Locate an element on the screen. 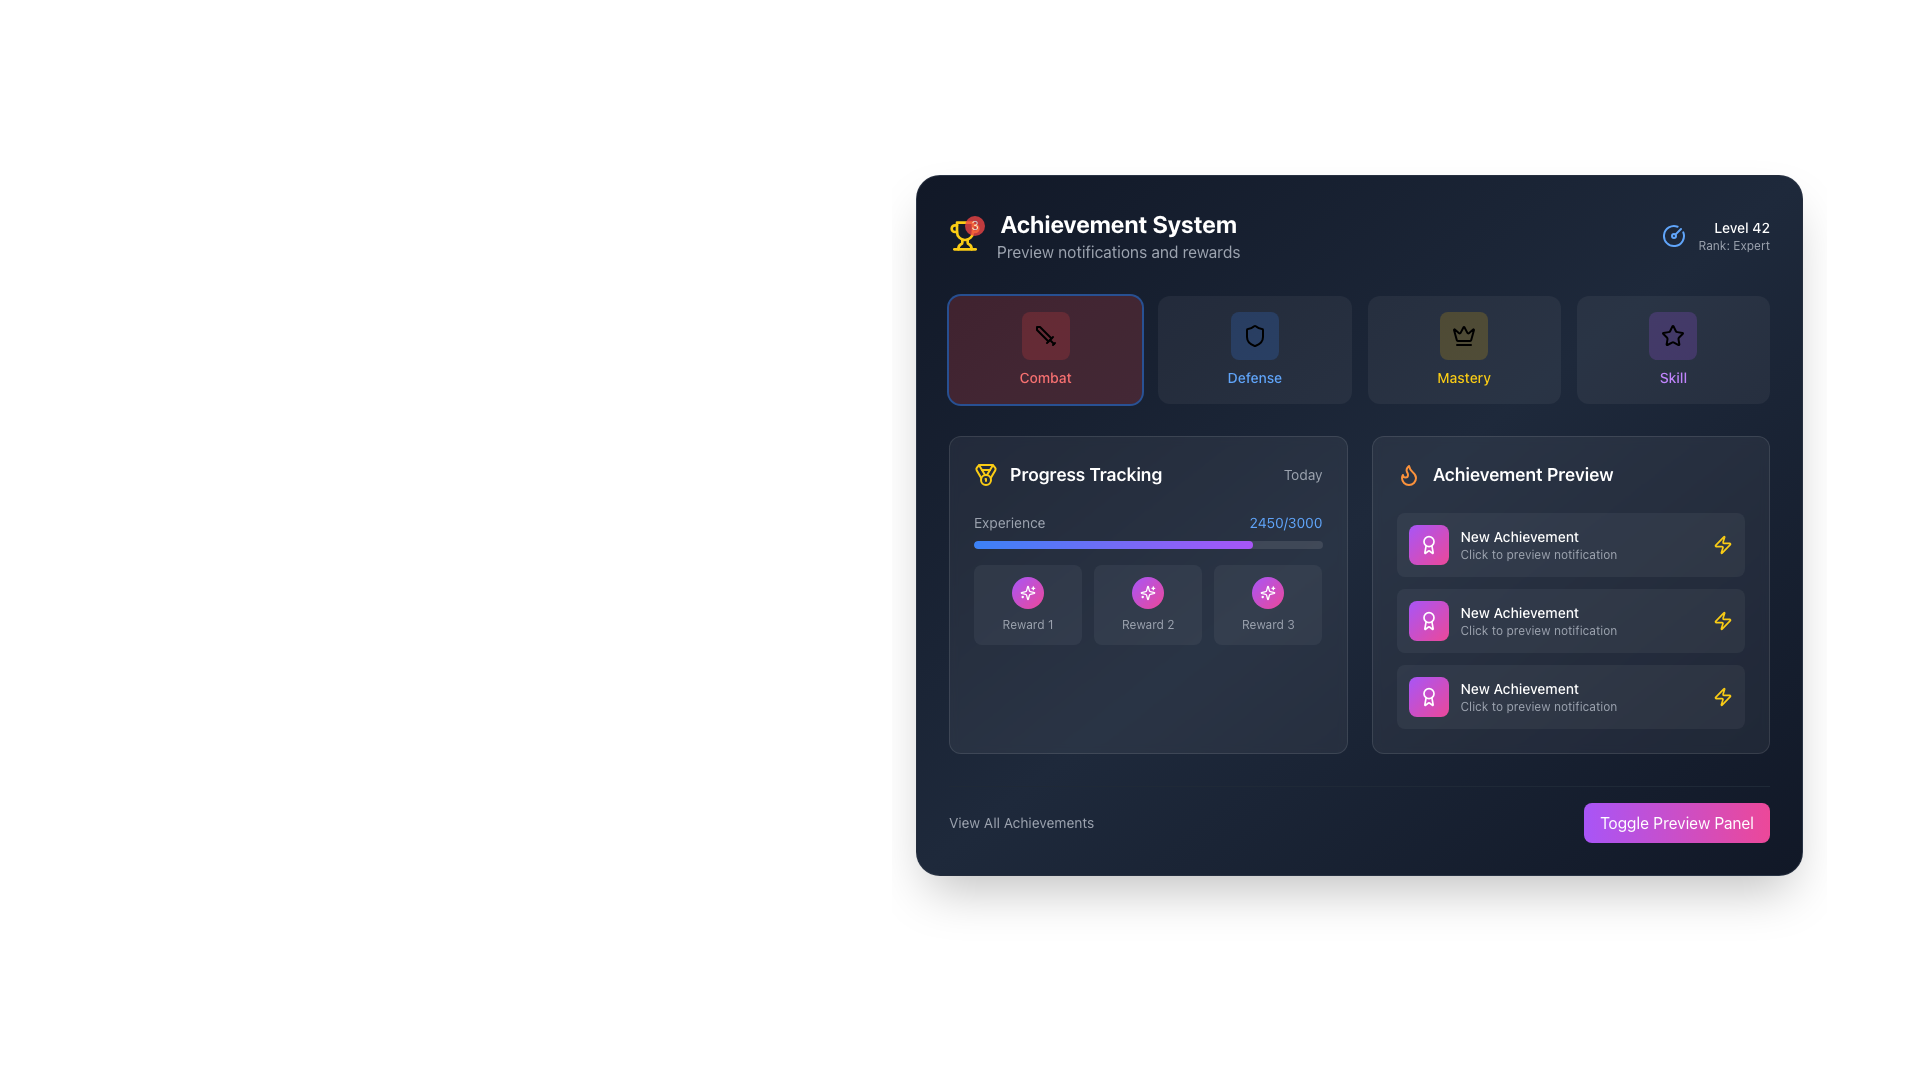 The height and width of the screenshot is (1080, 1920). text from the 'Progress Tracking' label, which is styled in bold white font and accompanied by a medal-shaped icon on its left, located below the 'Combat' and 'Defense' buttons is located at coordinates (1085, 474).